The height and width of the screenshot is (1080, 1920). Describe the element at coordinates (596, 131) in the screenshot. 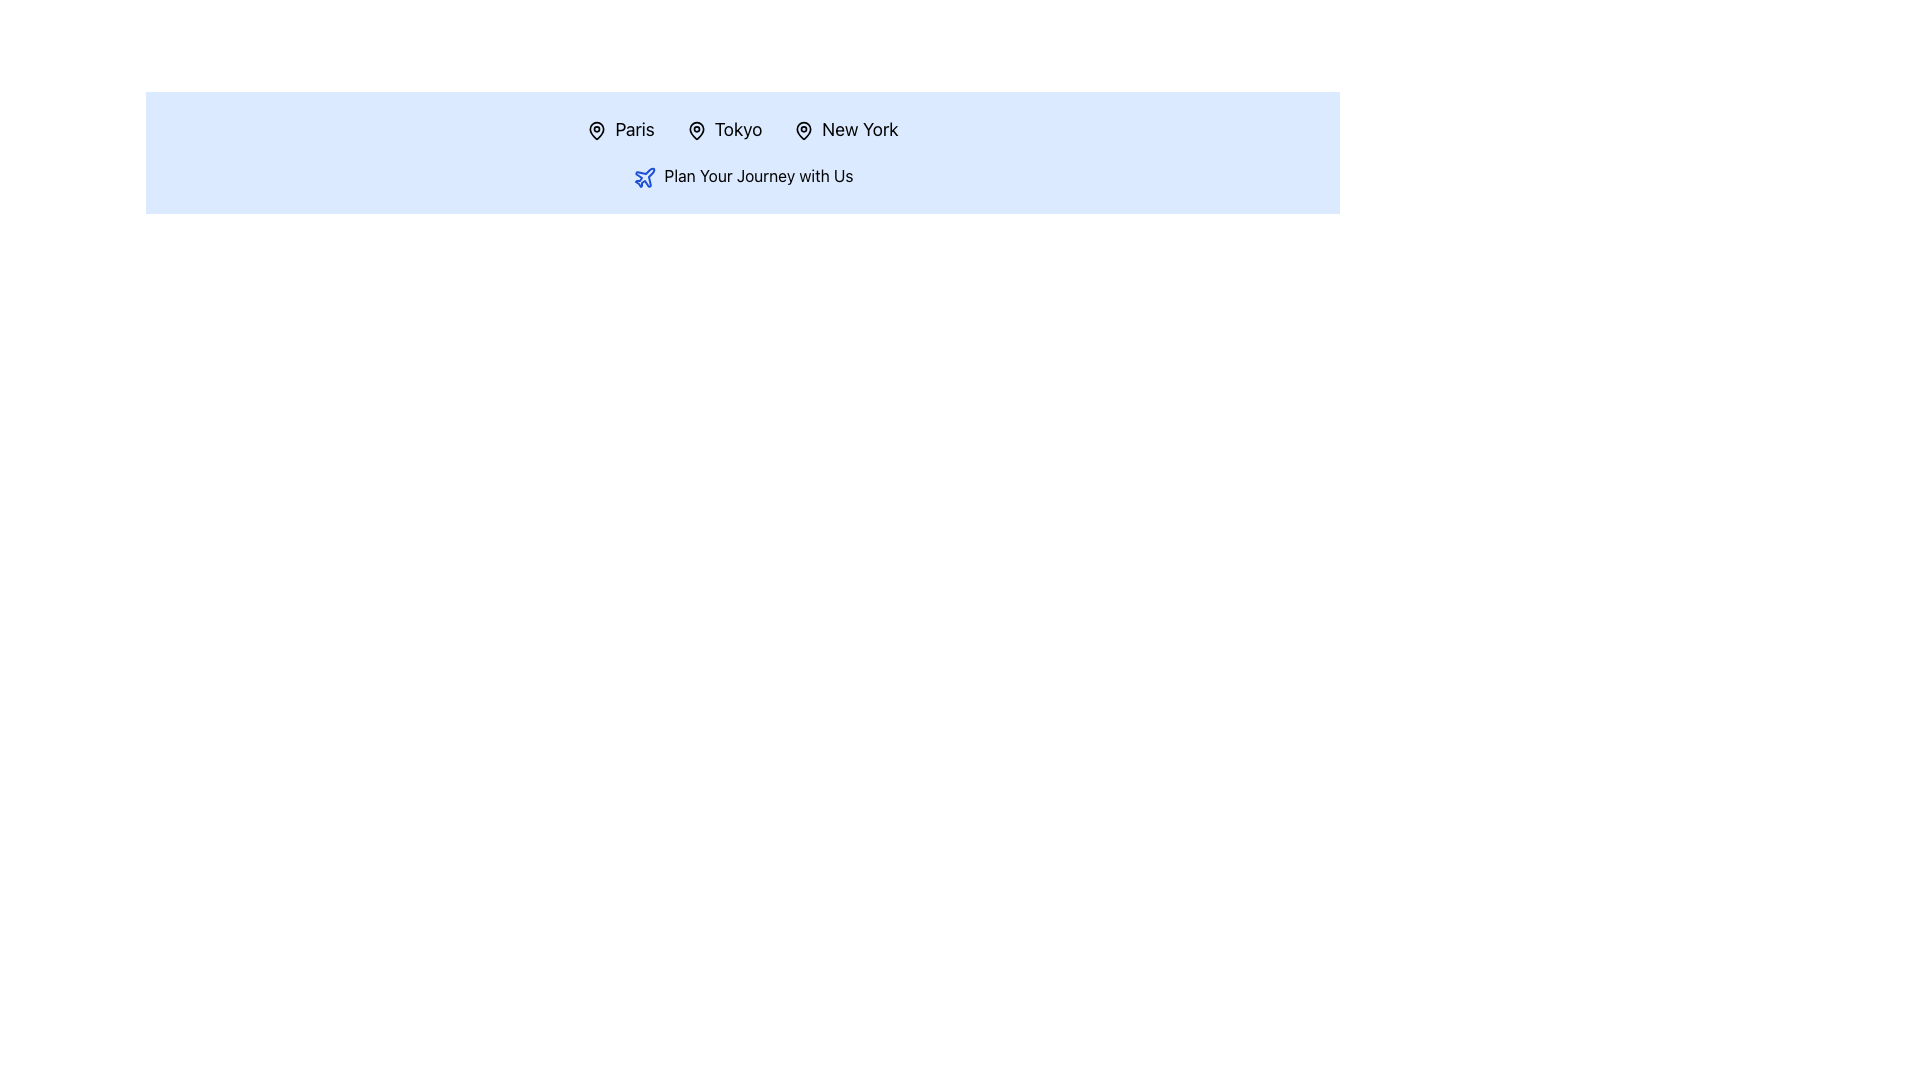

I see `the SVG-based map pin icon` at that location.